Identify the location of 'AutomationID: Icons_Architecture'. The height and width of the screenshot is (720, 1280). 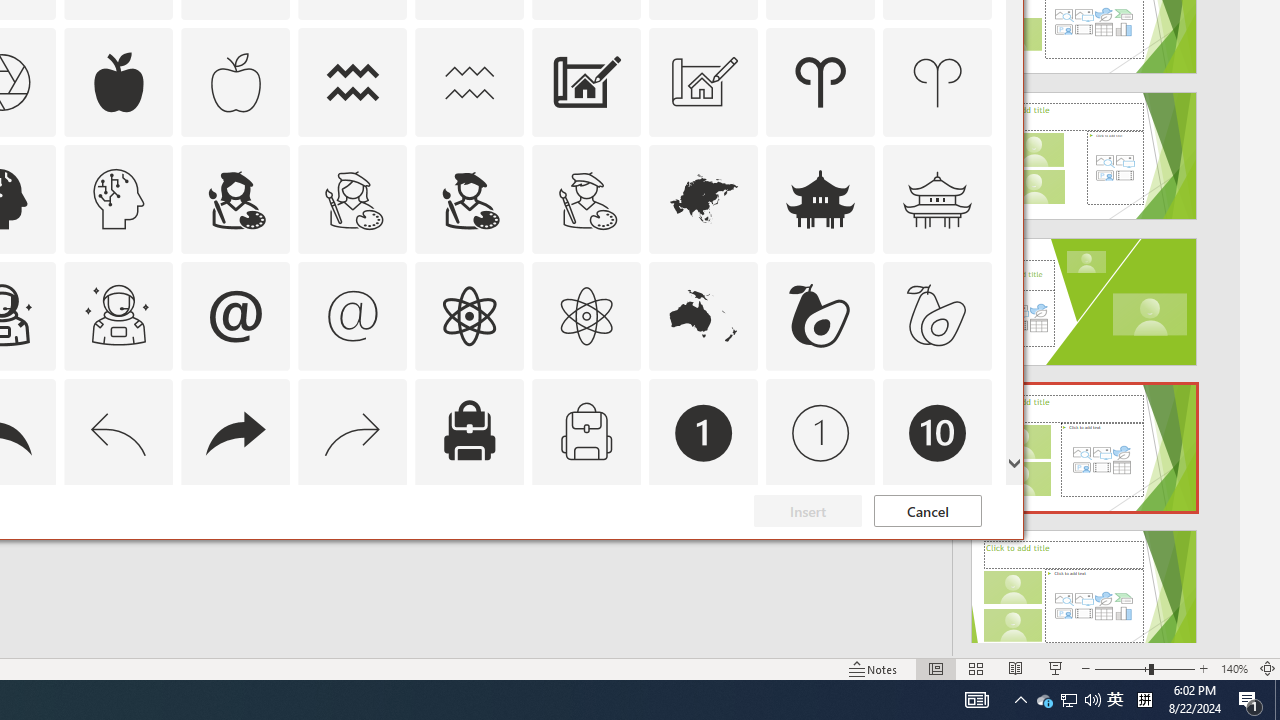
(585, 81).